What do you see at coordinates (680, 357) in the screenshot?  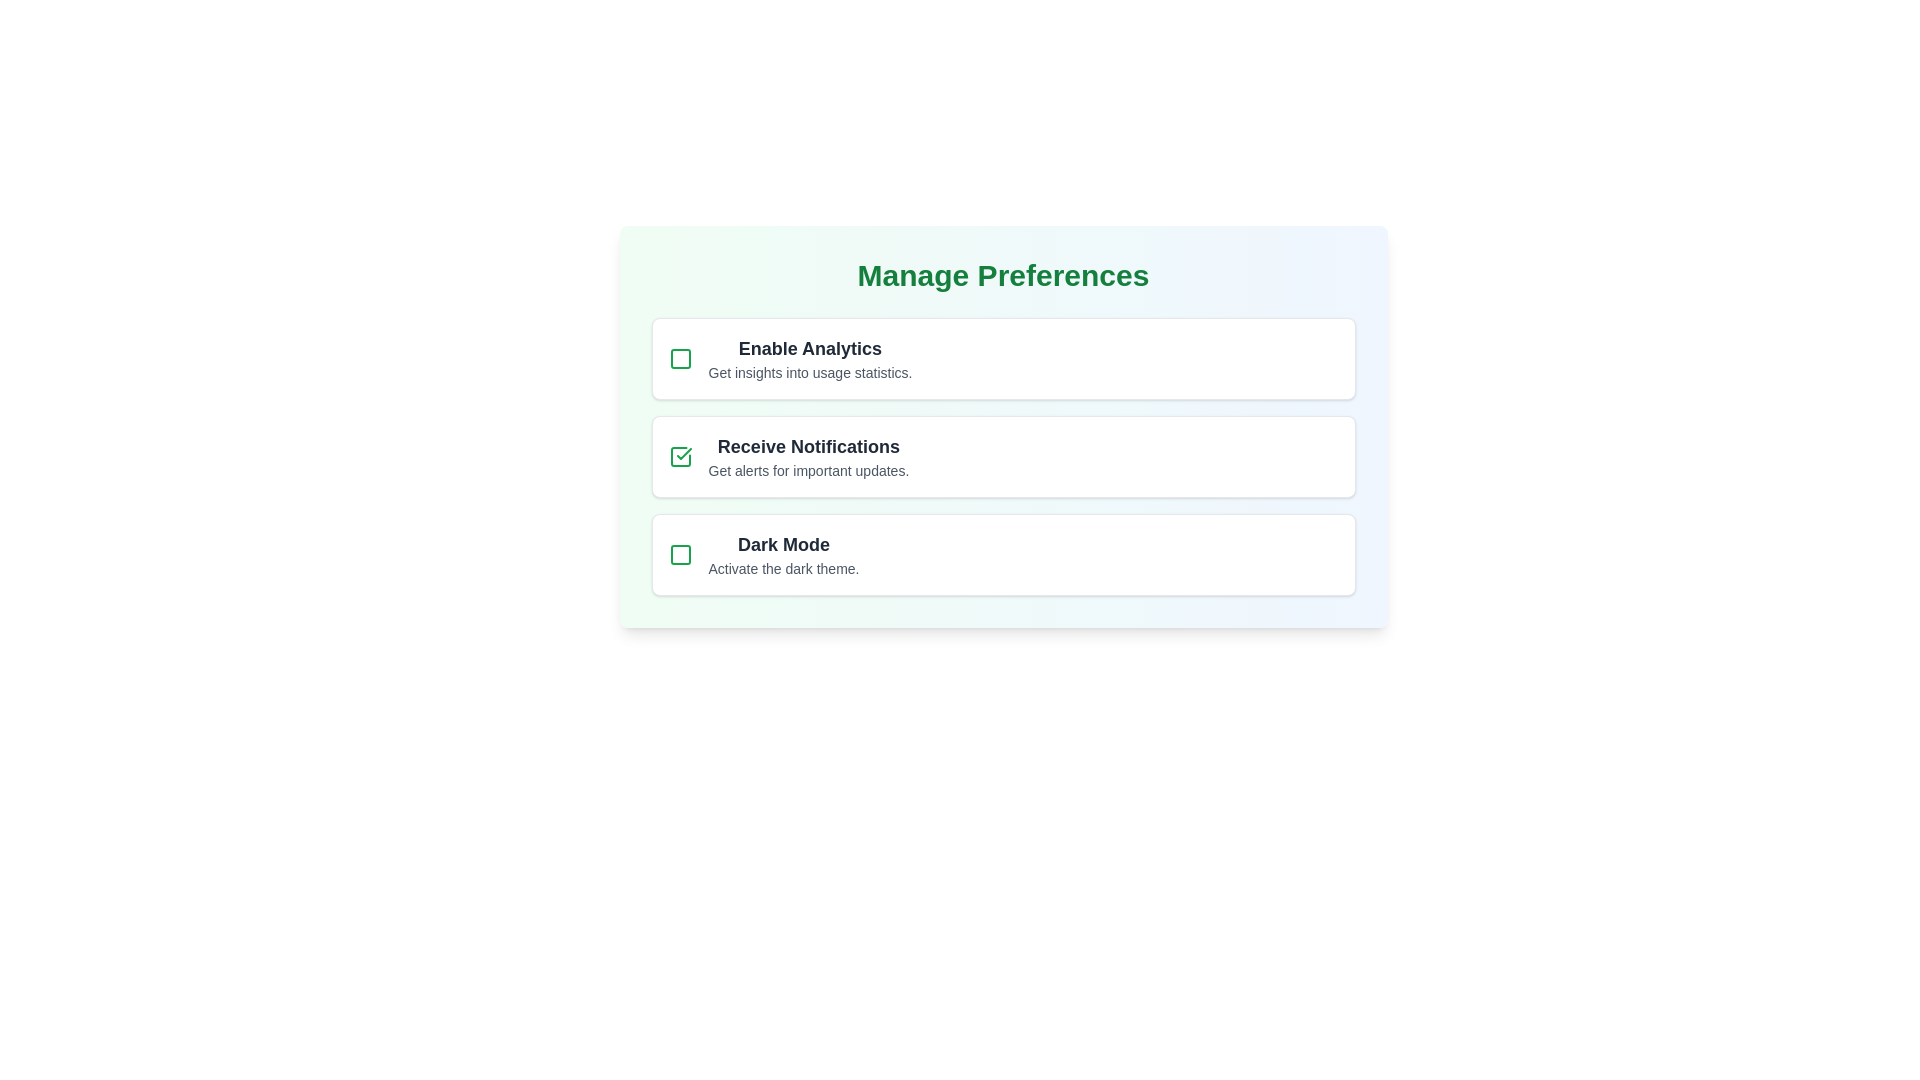 I see `the checkbox to the left of the 'Enable Analytics' label` at bounding box center [680, 357].